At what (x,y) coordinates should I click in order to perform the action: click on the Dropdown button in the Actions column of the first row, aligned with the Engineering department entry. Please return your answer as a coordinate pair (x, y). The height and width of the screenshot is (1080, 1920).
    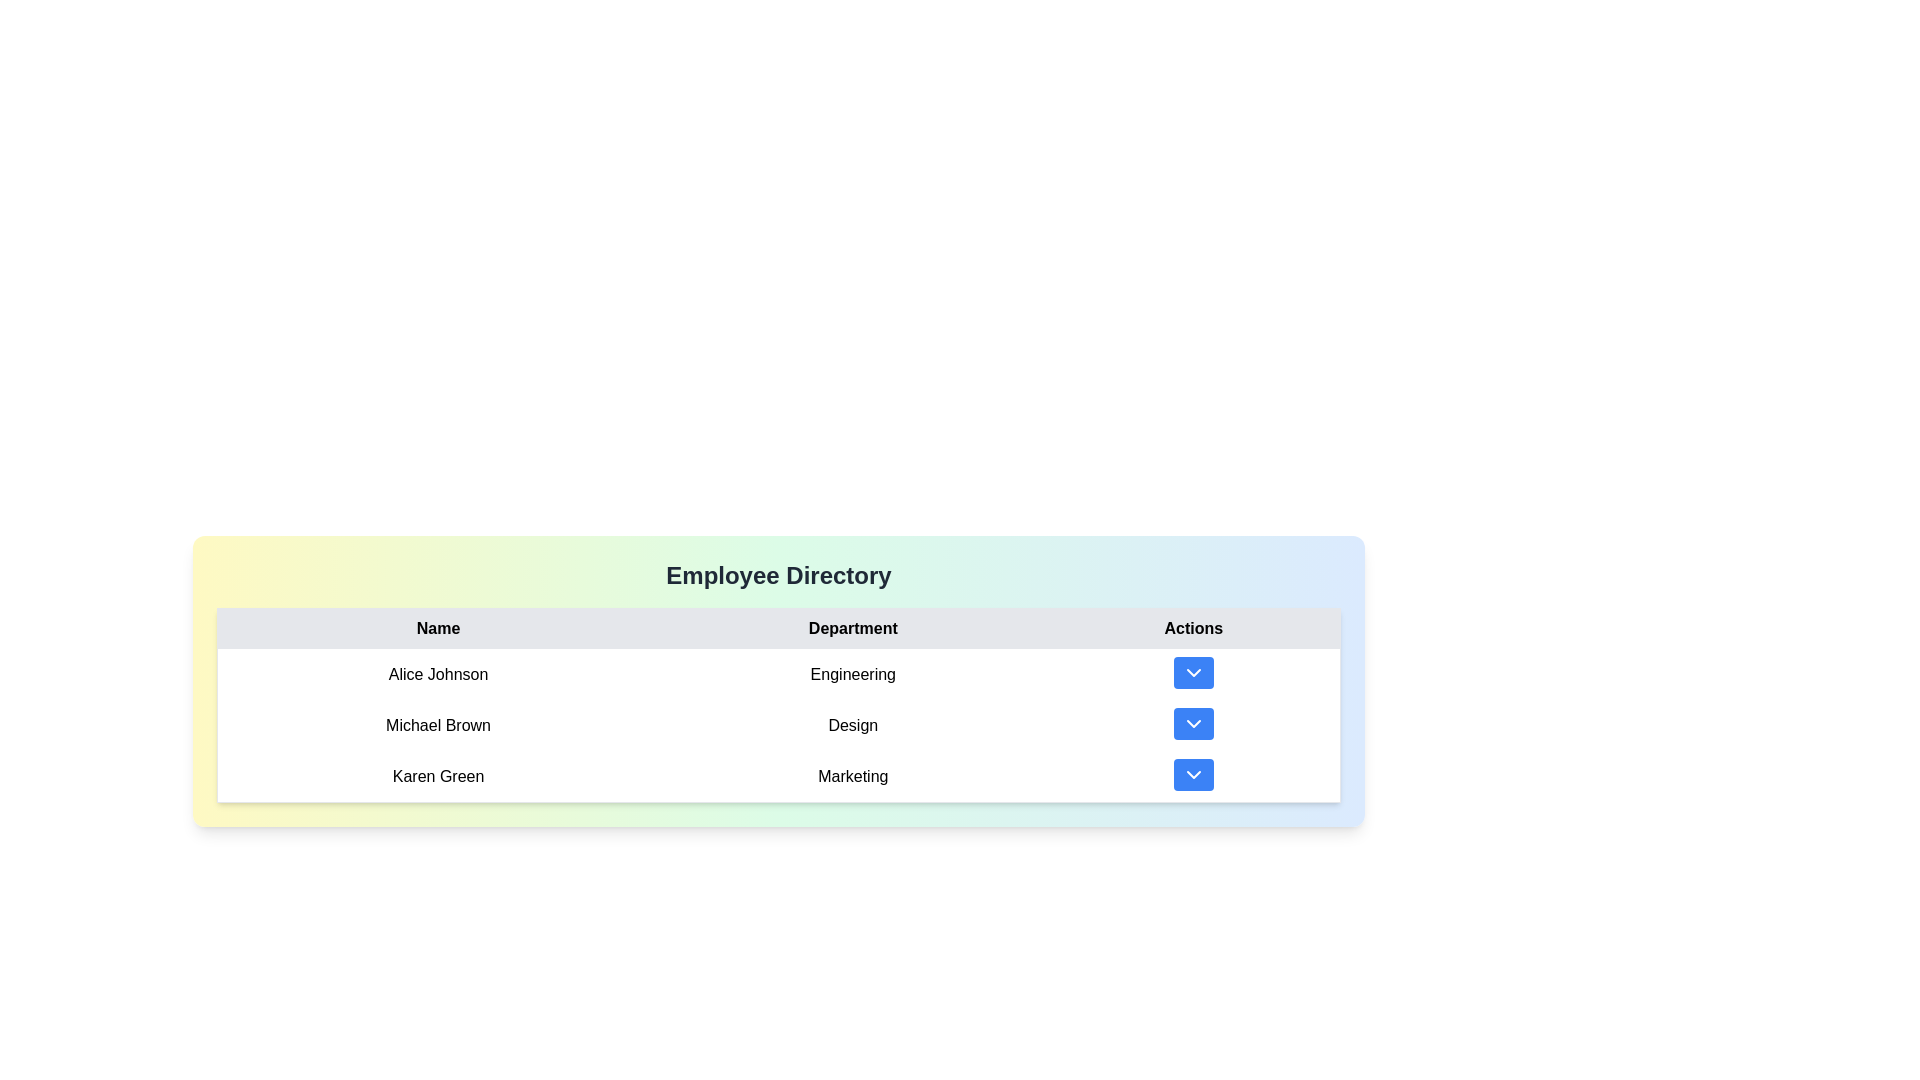
    Looking at the image, I should click on (1193, 672).